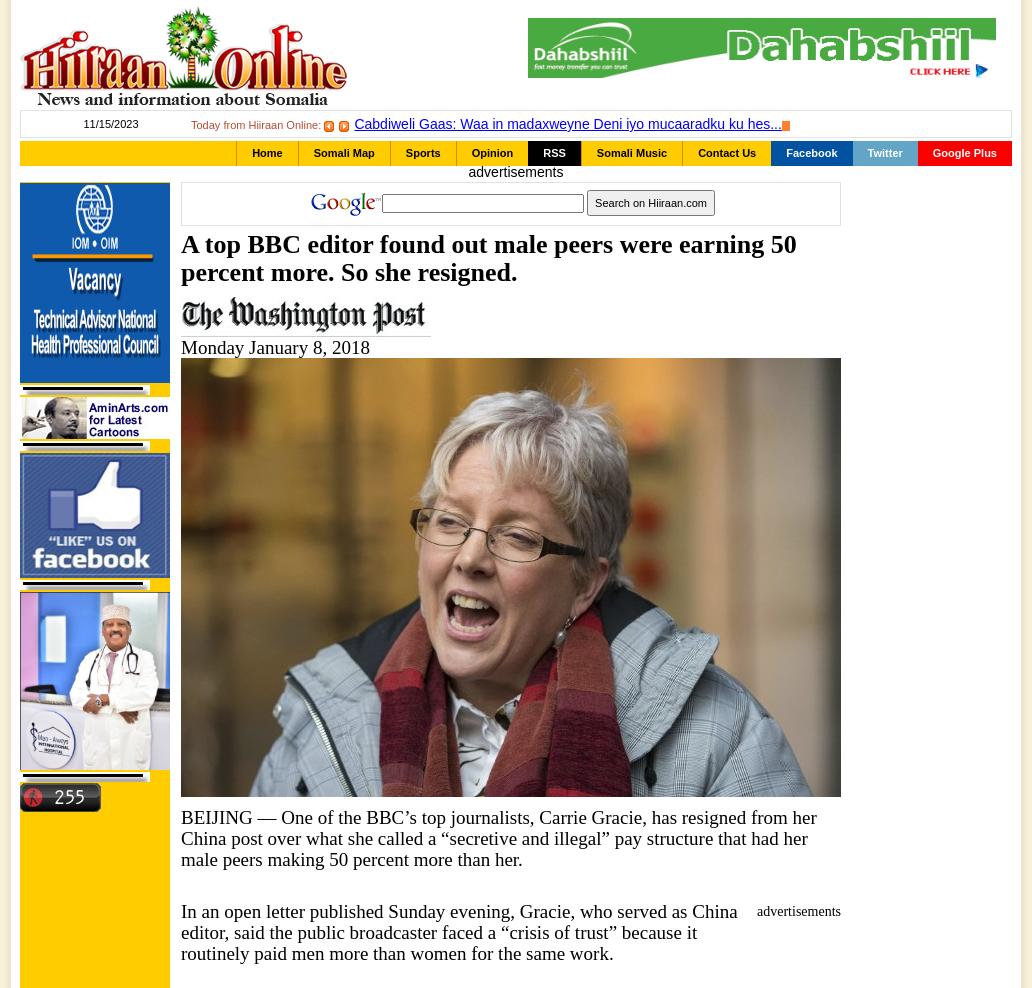 This screenshot has width=1032, height=988. Describe the element at coordinates (811, 152) in the screenshot. I see `'Facebook'` at that location.